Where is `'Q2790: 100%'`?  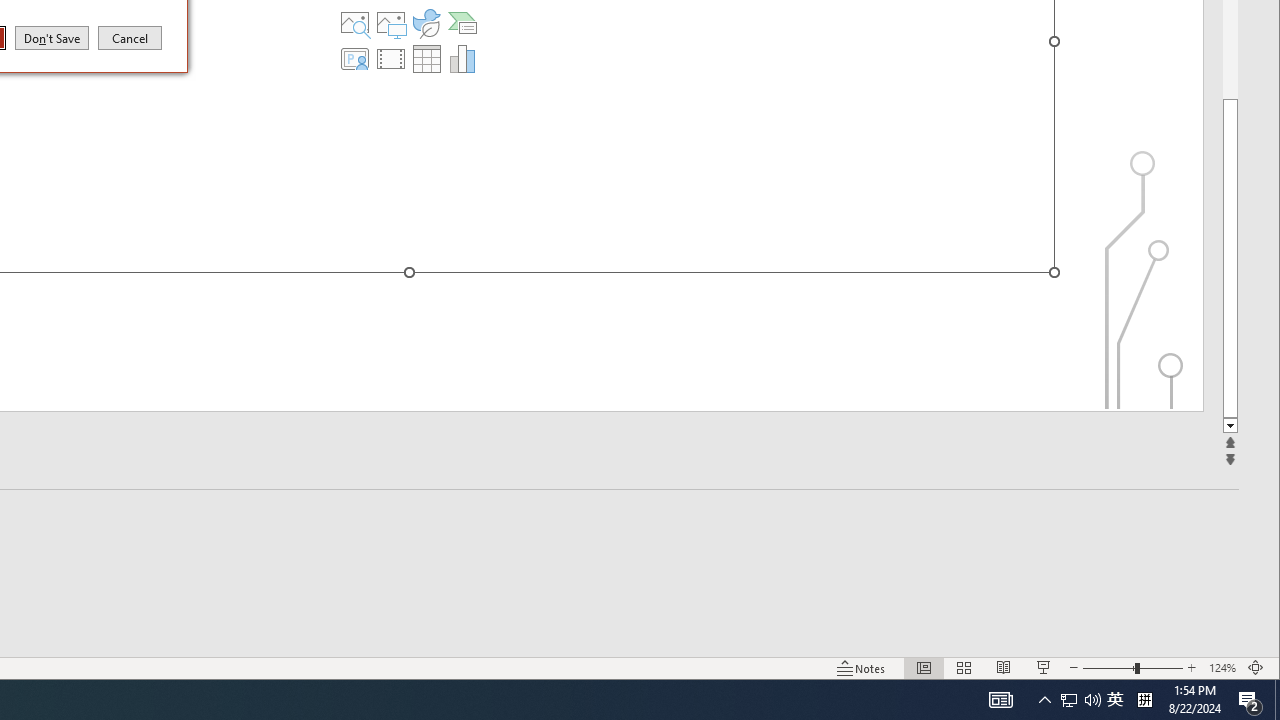 'Q2790: 100%' is located at coordinates (1092, 698).